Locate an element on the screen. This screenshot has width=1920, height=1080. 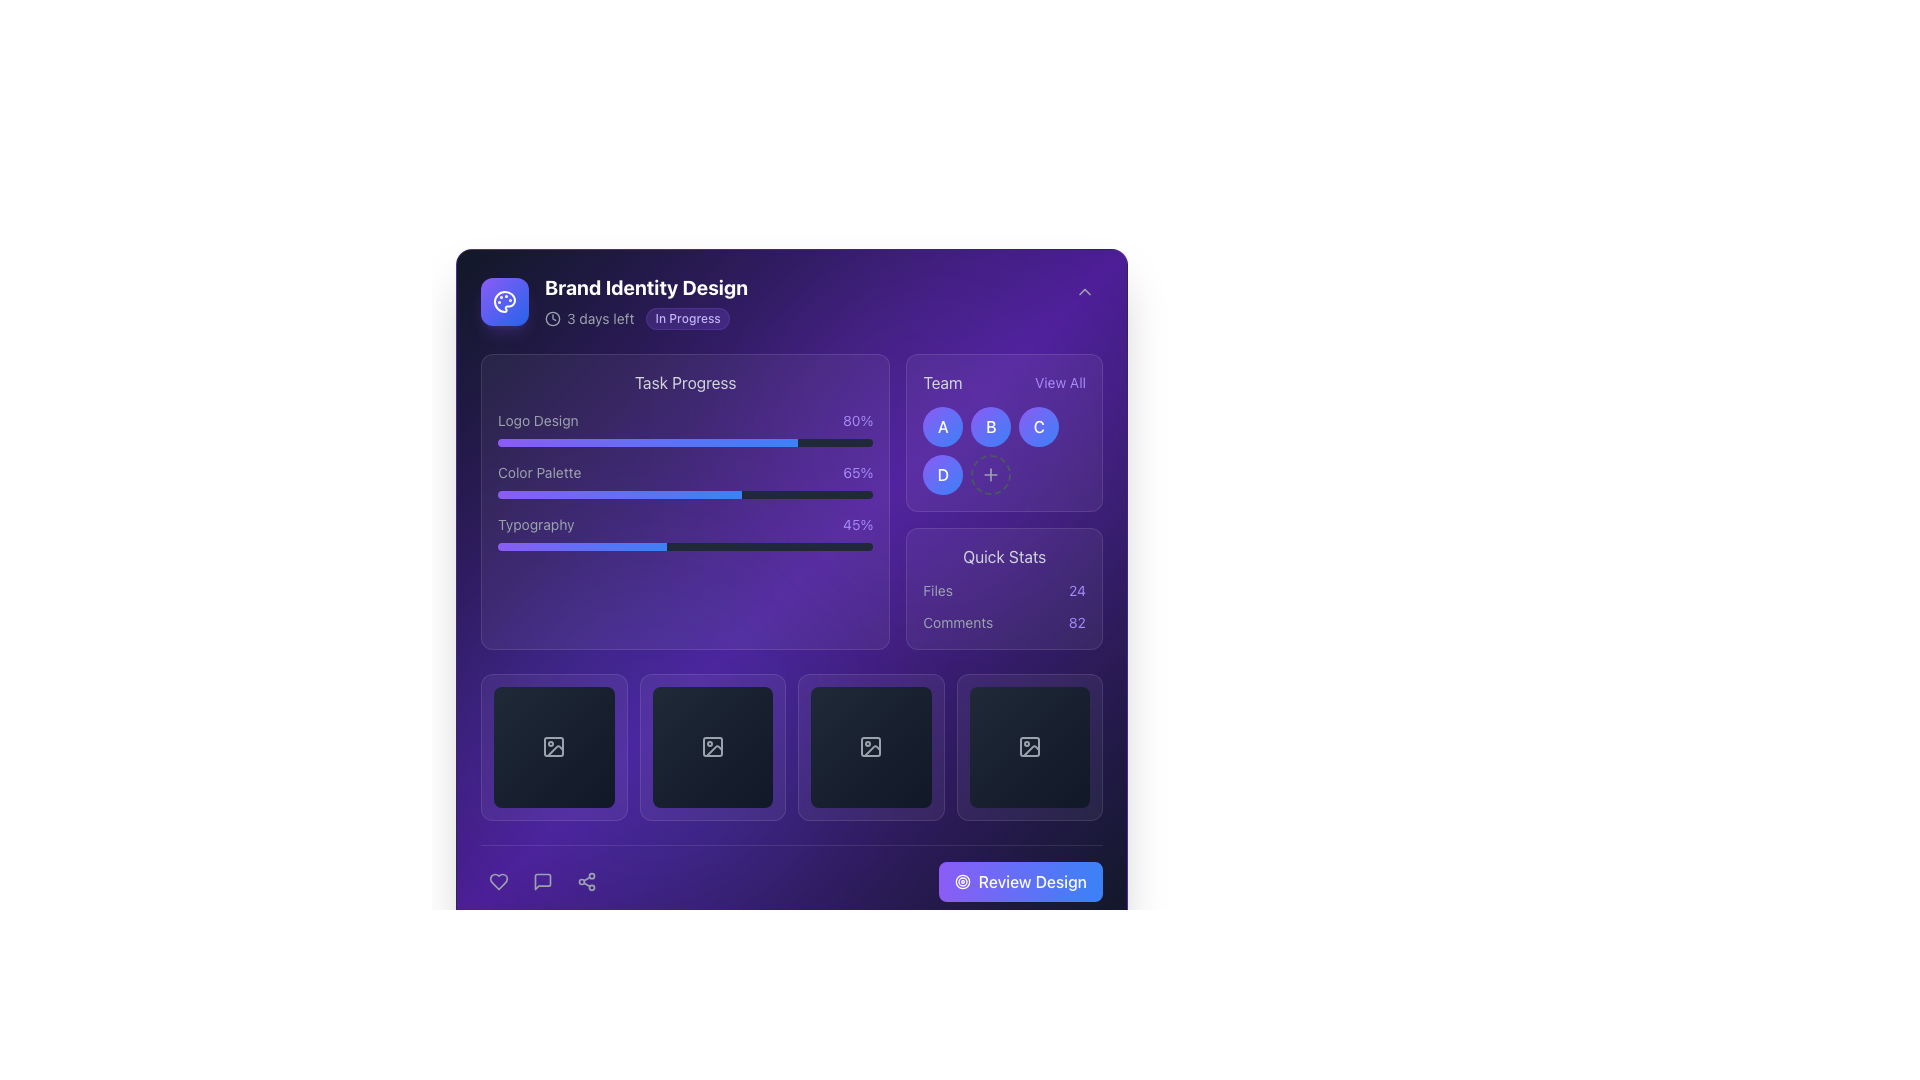
title label of the 'Quick Stats' section located in the top-right of the panel, above the 'Files' and 'Comments' sections is located at coordinates (1004, 556).